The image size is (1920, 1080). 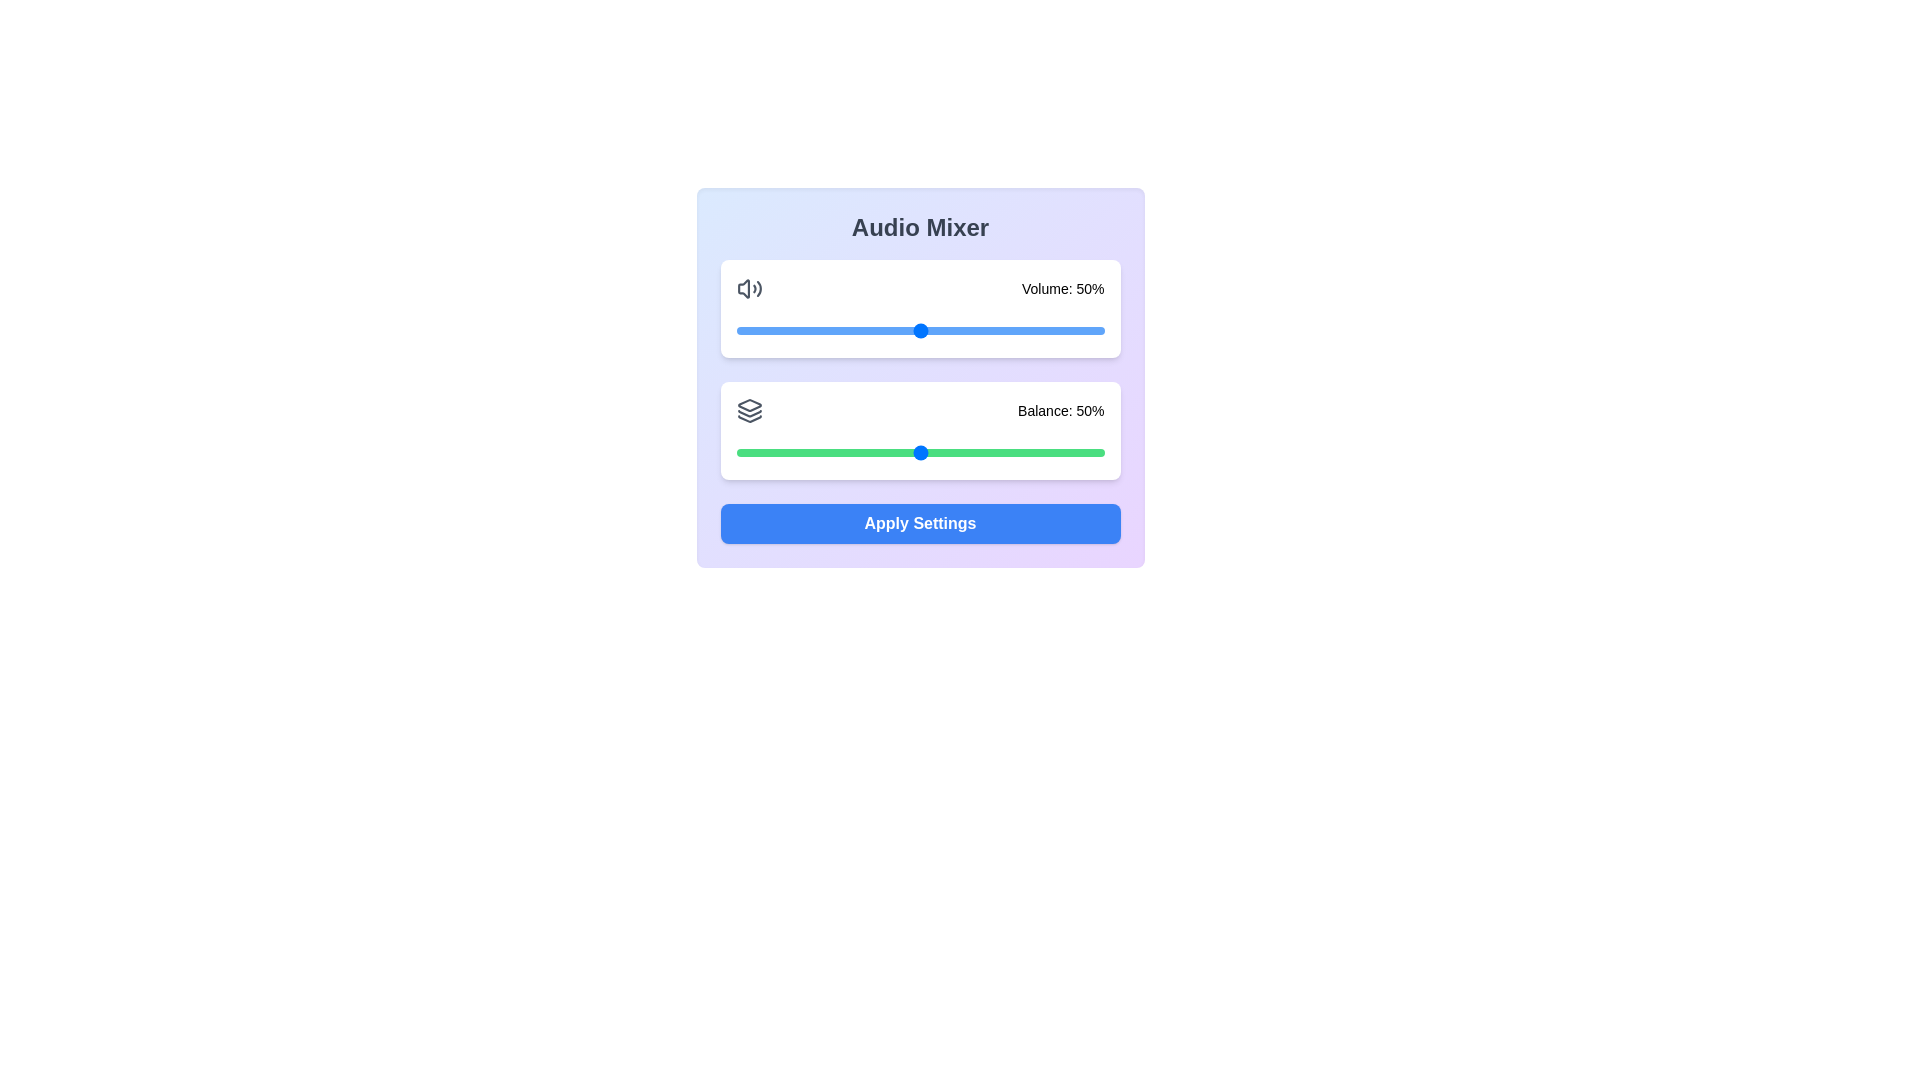 What do you see at coordinates (893, 452) in the screenshot?
I see `the balance to 43% by interacting with the slider` at bounding box center [893, 452].